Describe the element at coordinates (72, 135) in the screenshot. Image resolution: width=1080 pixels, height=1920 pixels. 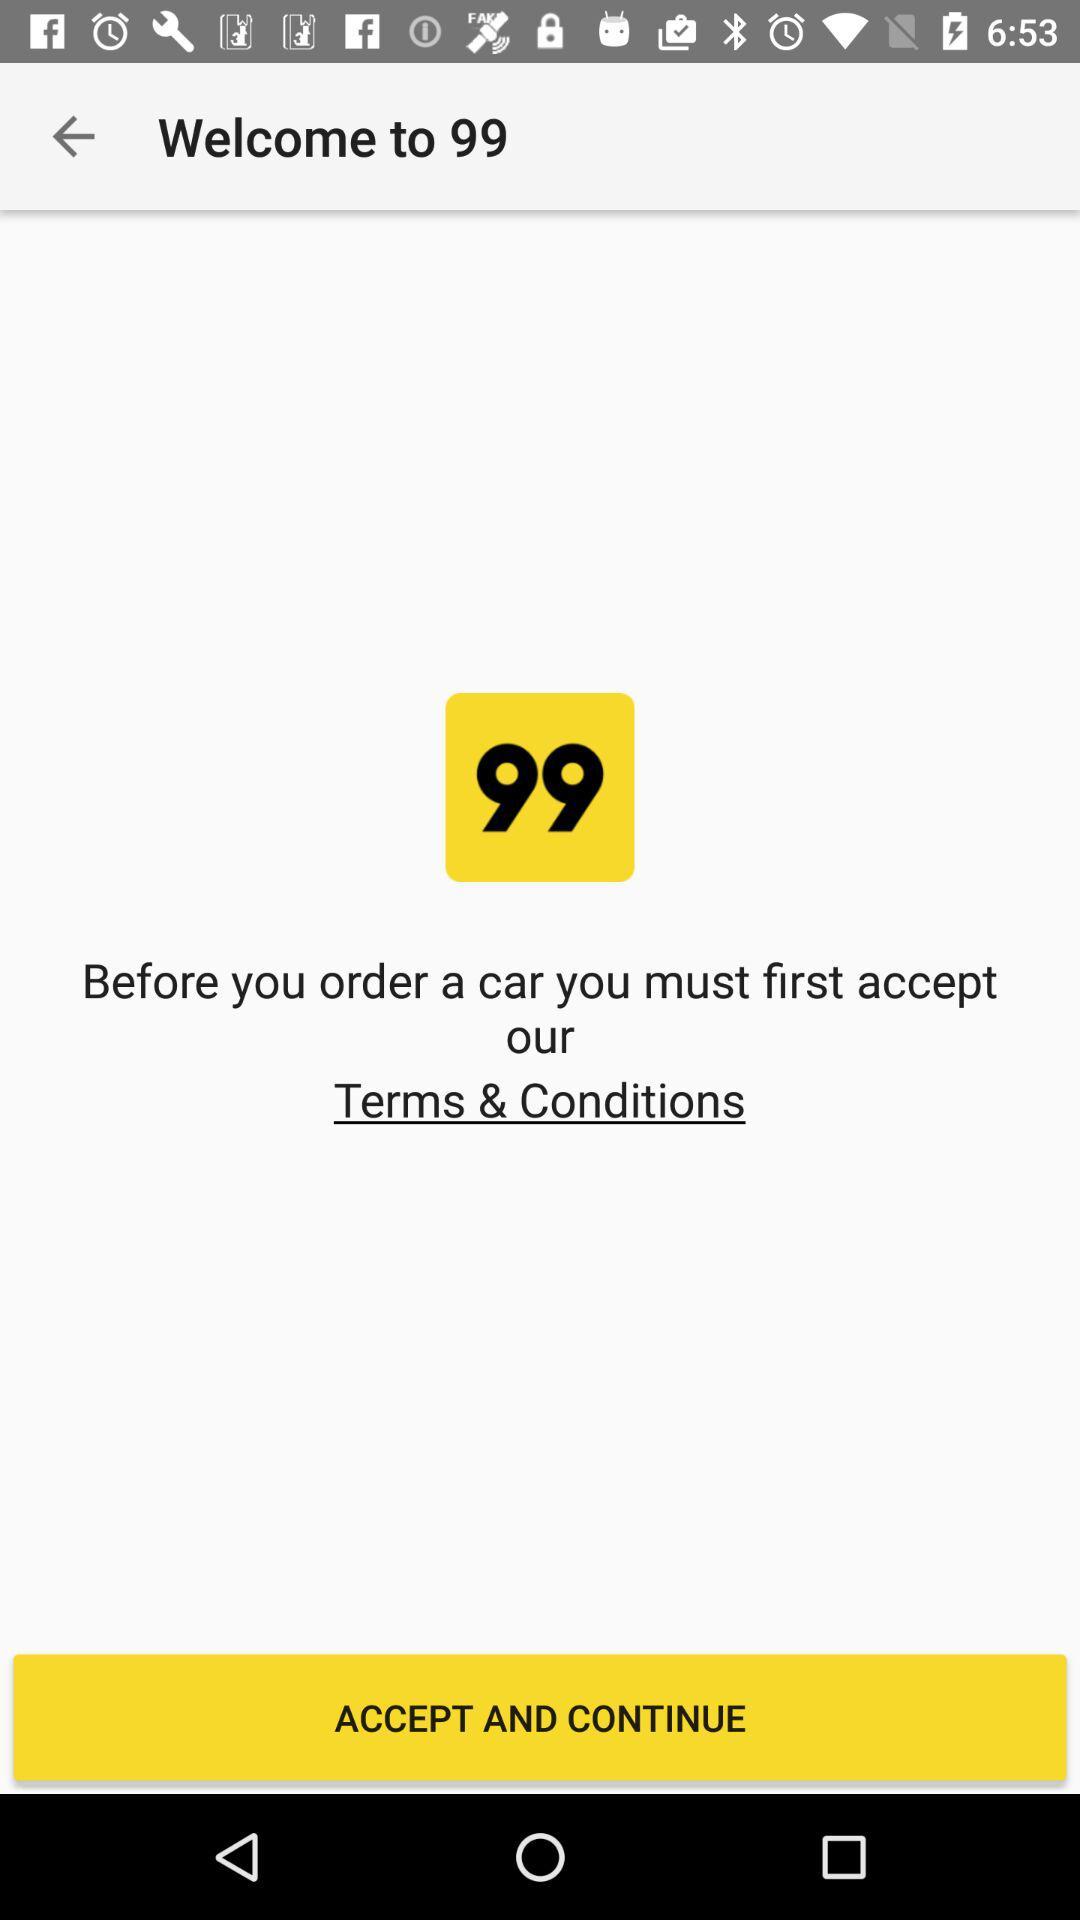
I see `the app to the left of the welcome to 99 item` at that location.